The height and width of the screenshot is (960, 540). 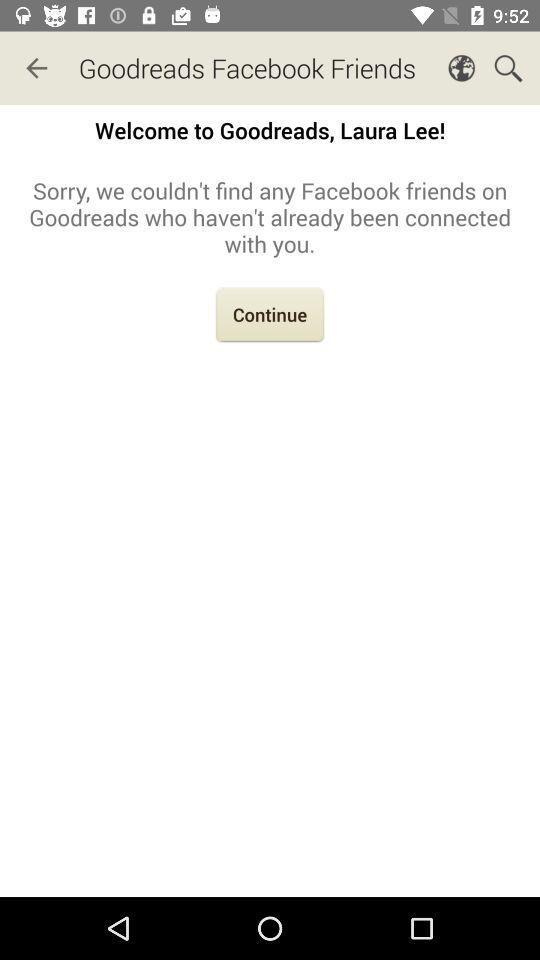 What do you see at coordinates (36, 68) in the screenshot?
I see `the app to the left of goodreads facebook friends icon` at bounding box center [36, 68].